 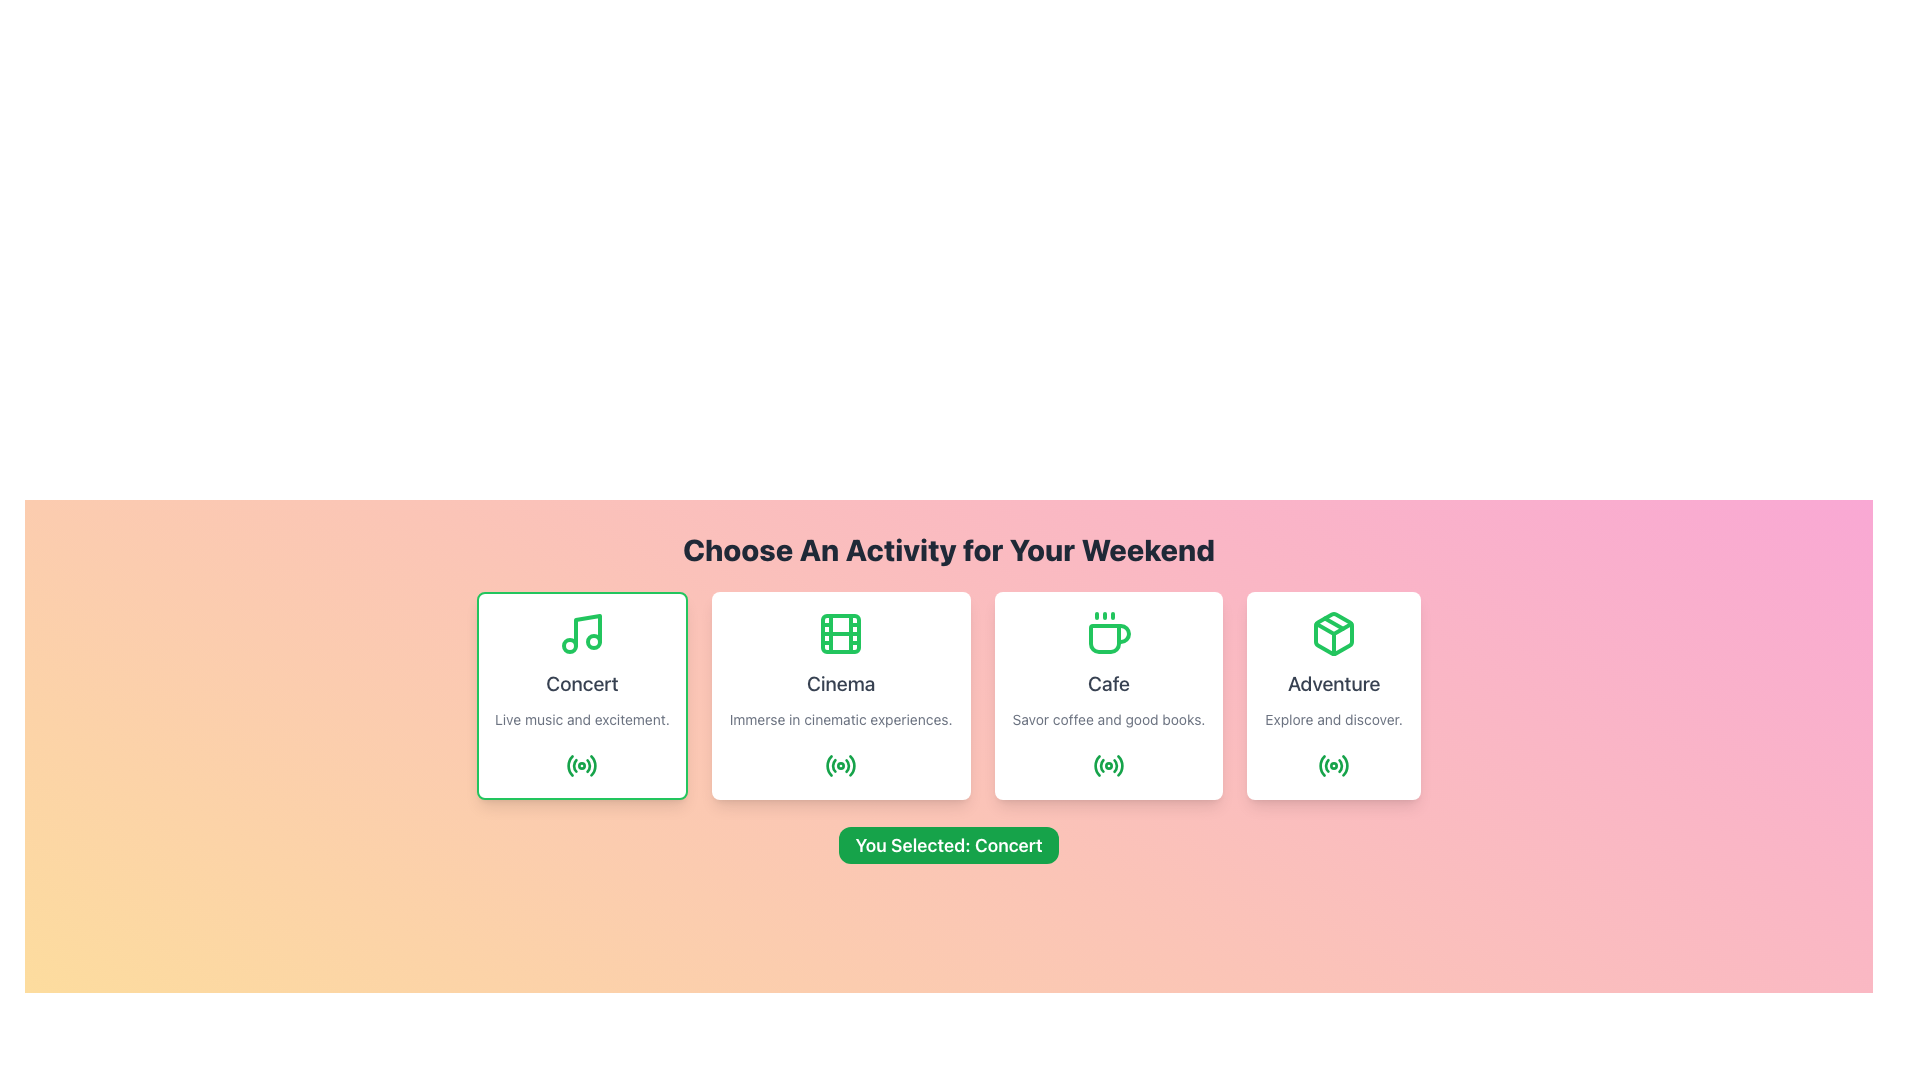 I want to click on the 'Cinema' activity icon located at the bottom-center of the second card in a horizontal row of four cards, which indicates selection or status related to 'Cinema', so click(x=841, y=765).